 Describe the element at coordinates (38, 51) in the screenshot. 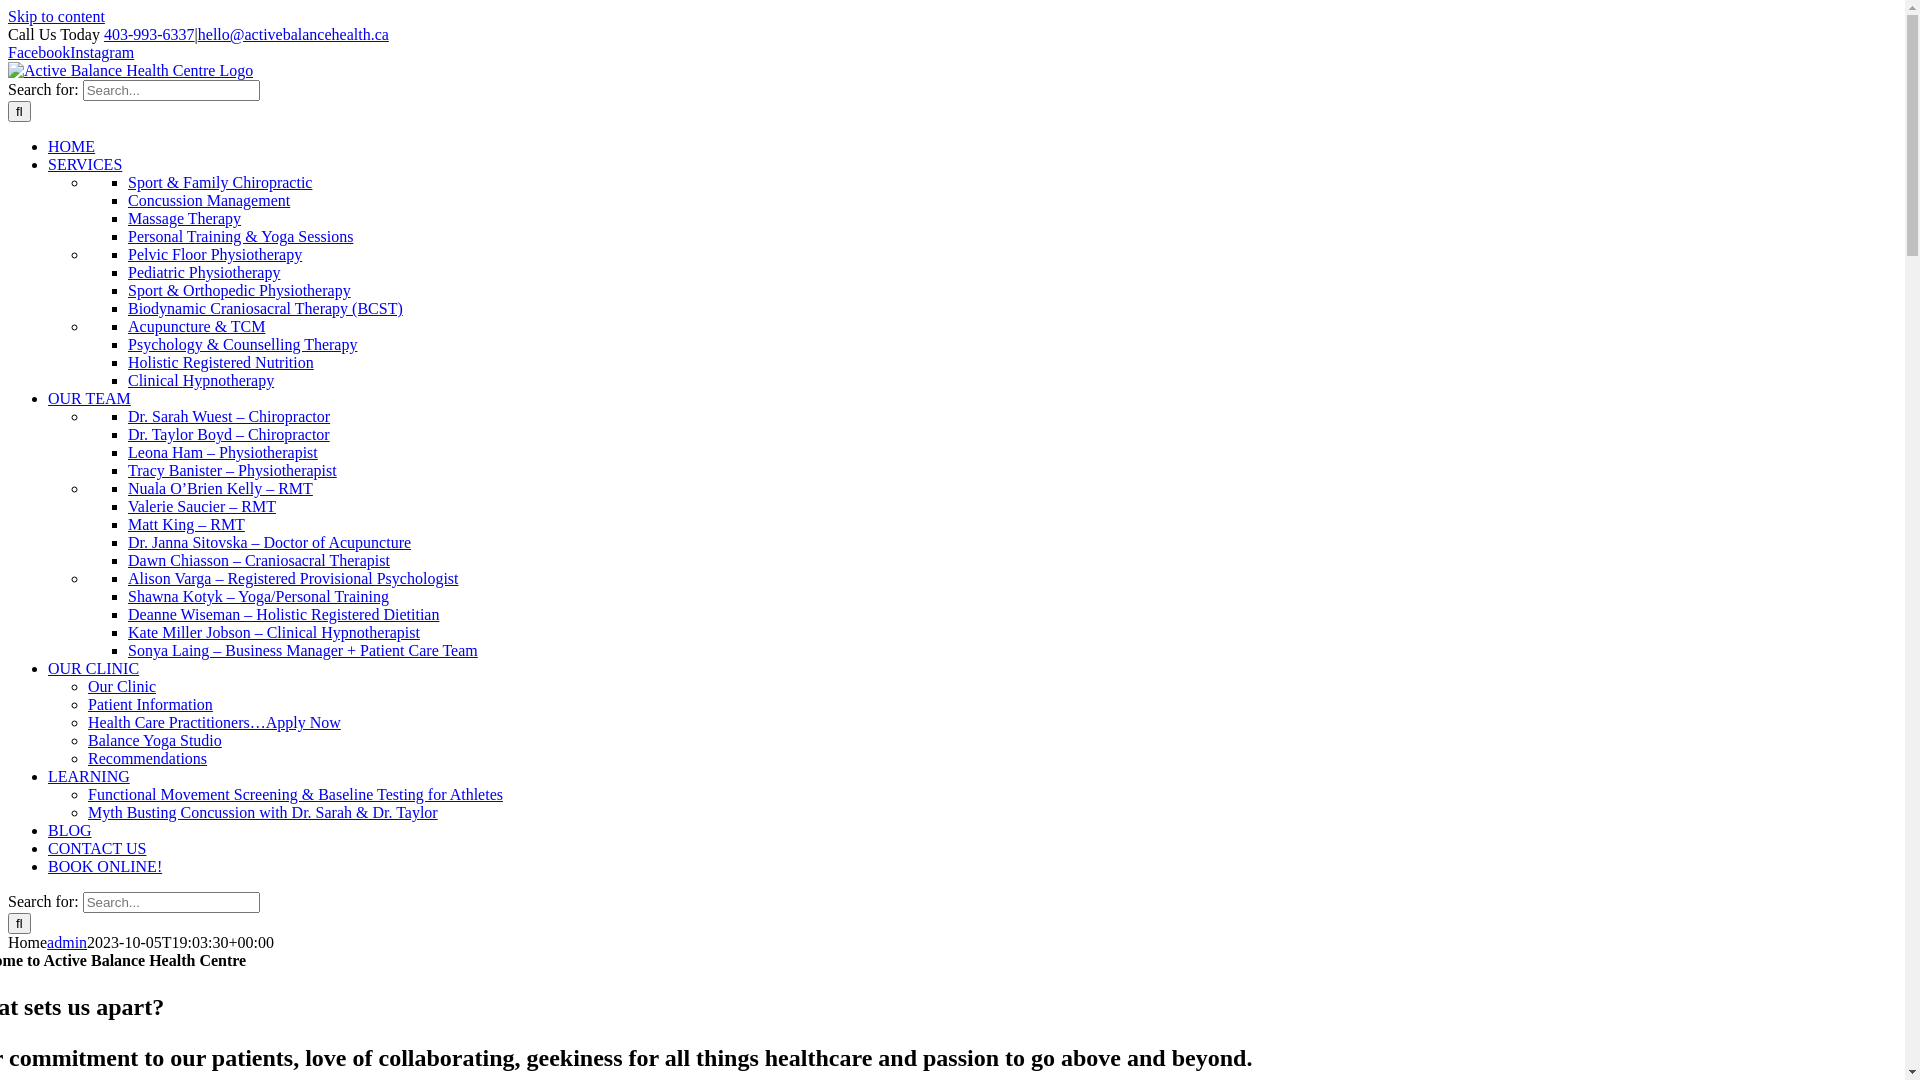

I see `'Facebook'` at that location.